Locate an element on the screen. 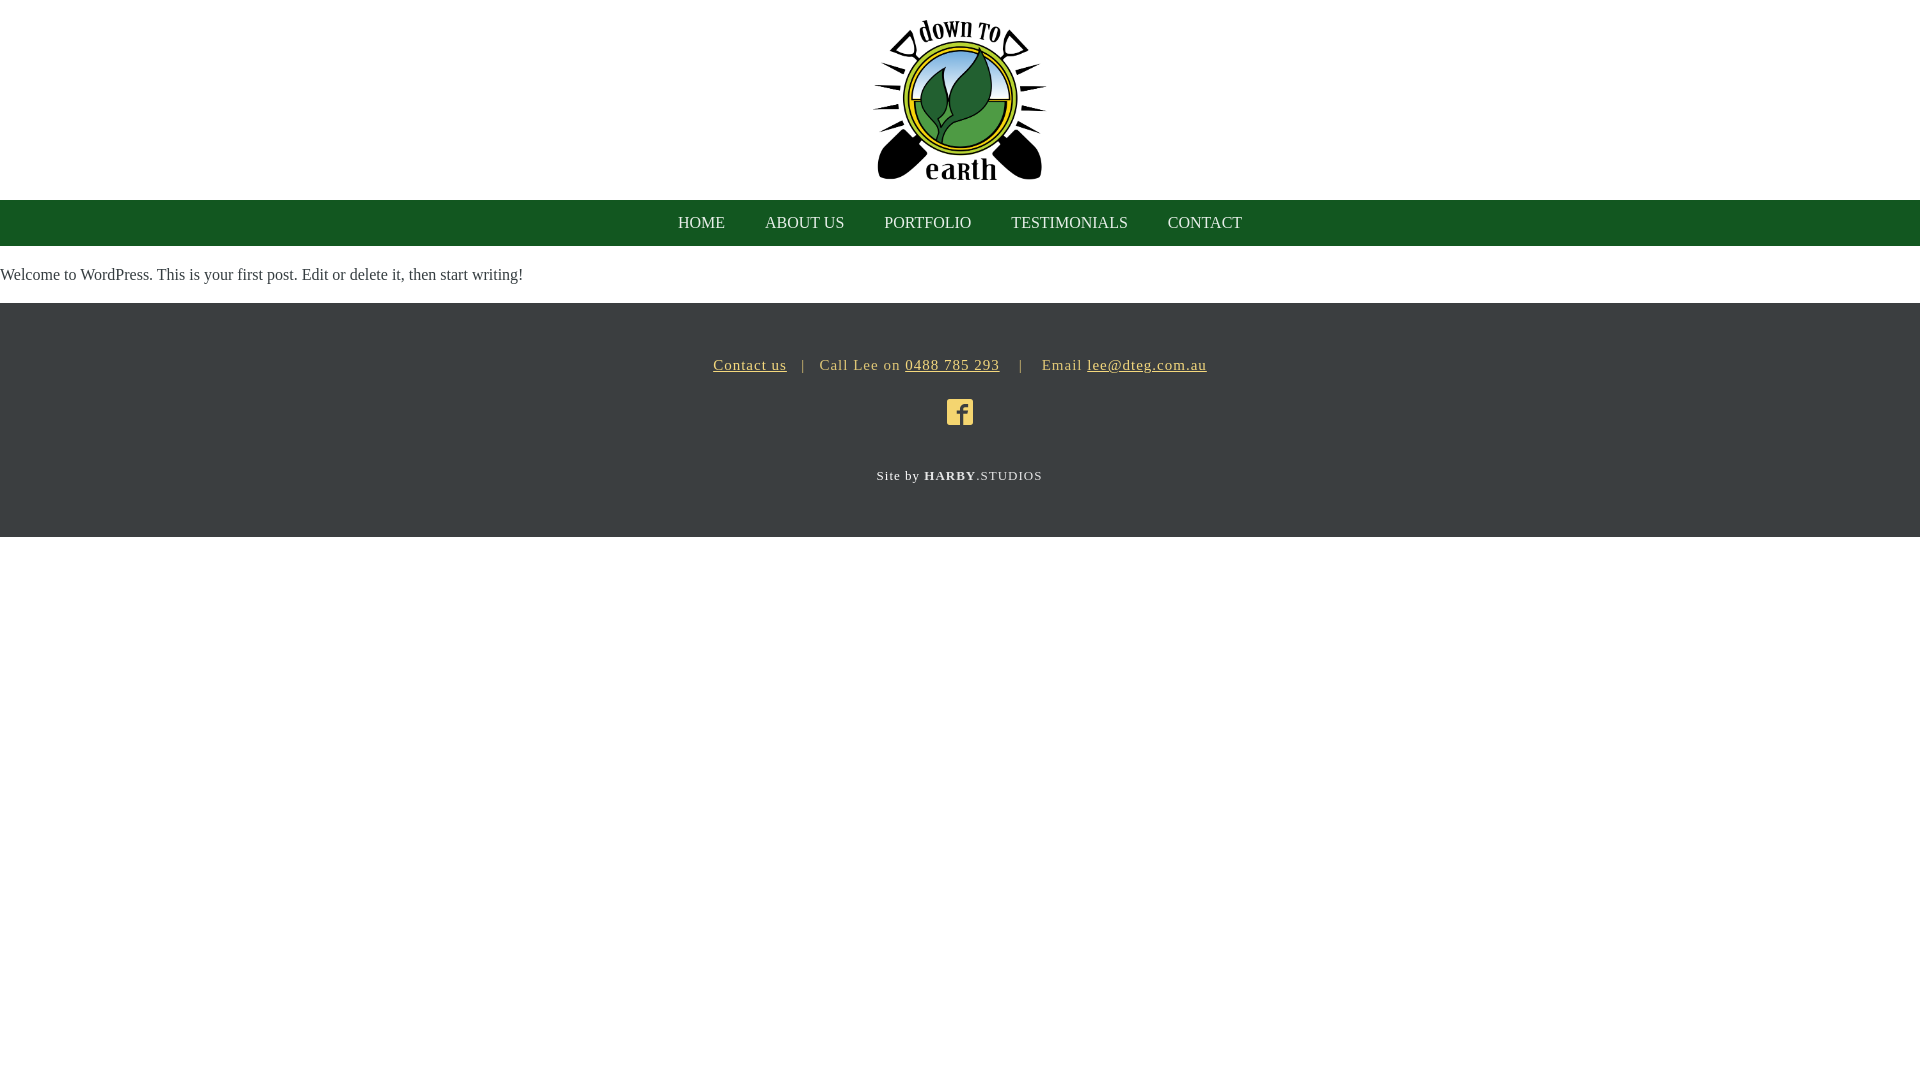  'PORTFOLIO' is located at coordinates (926, 223).